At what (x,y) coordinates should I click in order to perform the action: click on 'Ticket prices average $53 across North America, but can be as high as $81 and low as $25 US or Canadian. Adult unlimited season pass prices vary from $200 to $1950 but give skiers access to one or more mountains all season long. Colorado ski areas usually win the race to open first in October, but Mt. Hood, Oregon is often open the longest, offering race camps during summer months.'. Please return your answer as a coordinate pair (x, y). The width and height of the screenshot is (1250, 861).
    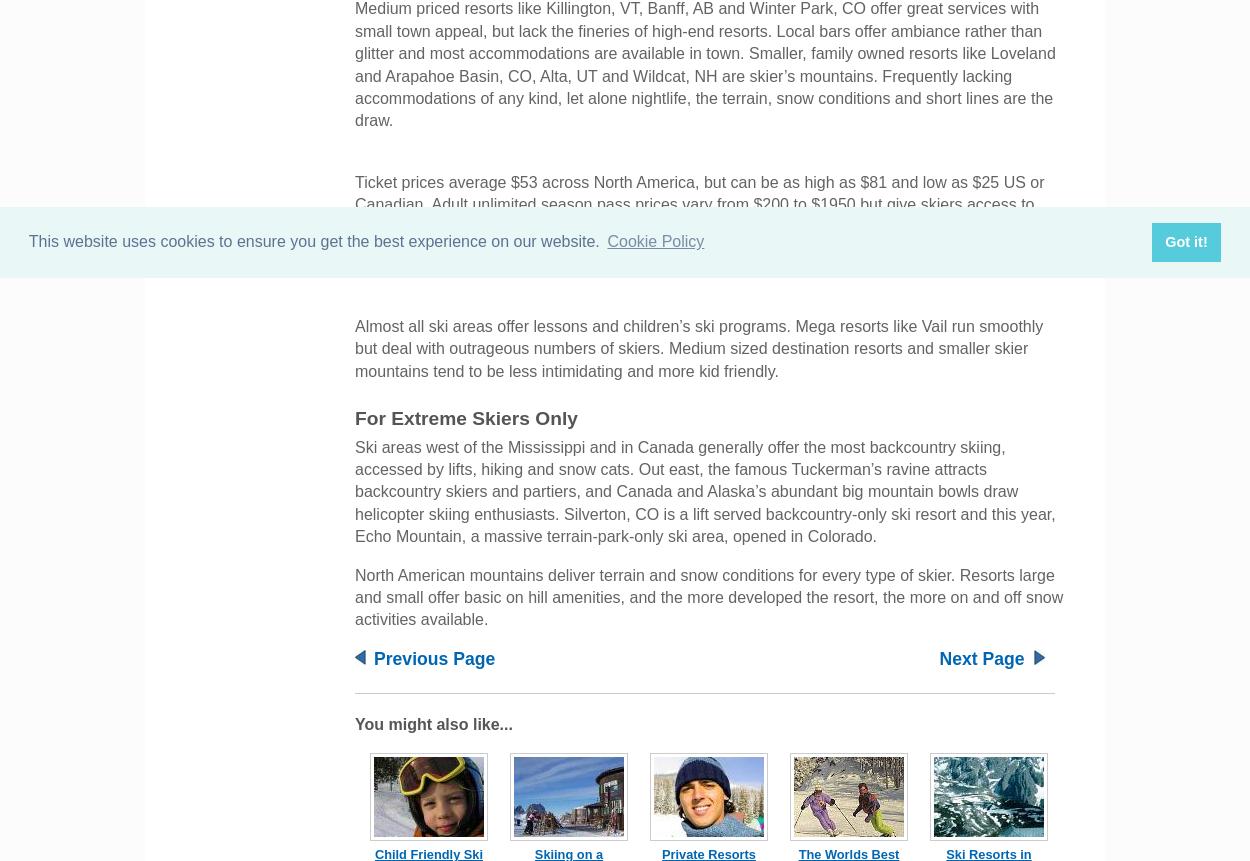
    Looking at the image, I should click on (698, 225).